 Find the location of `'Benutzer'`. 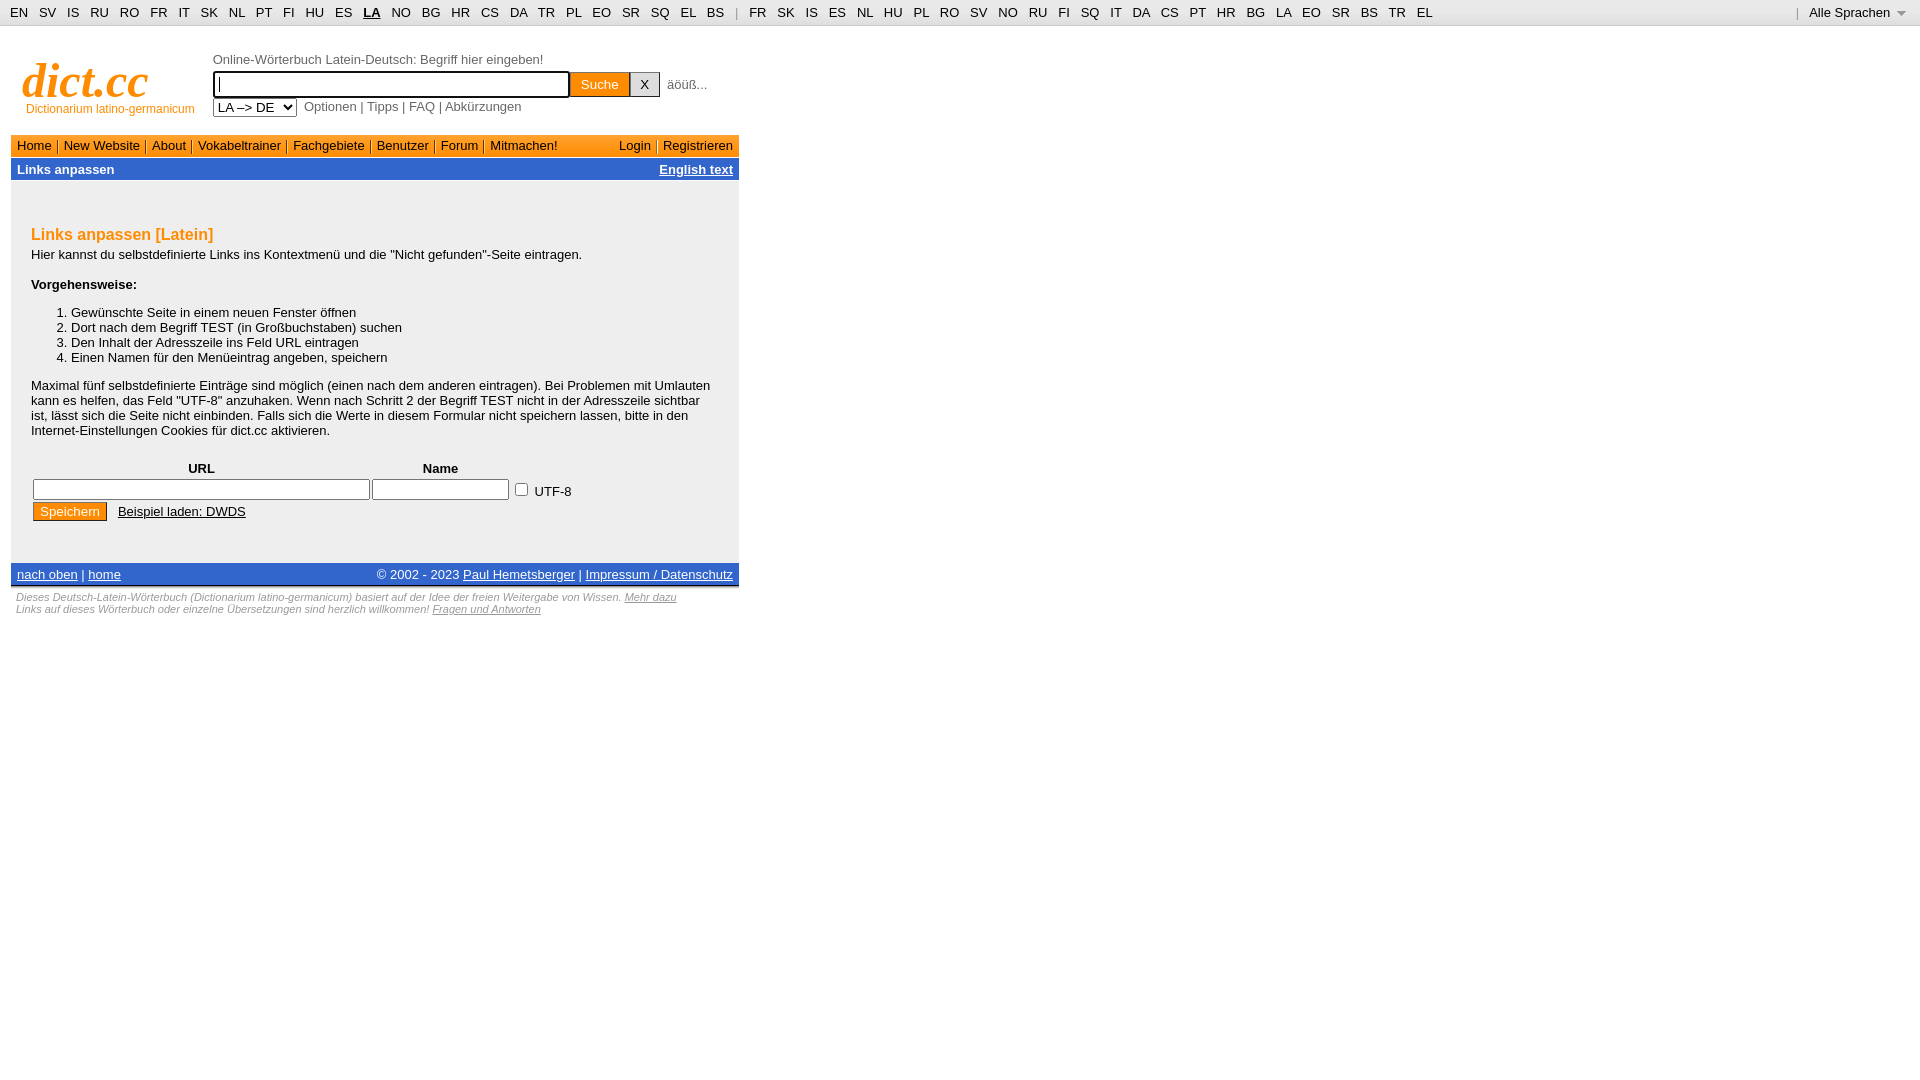

'Benutzer' is located at coordinates (402, 144).